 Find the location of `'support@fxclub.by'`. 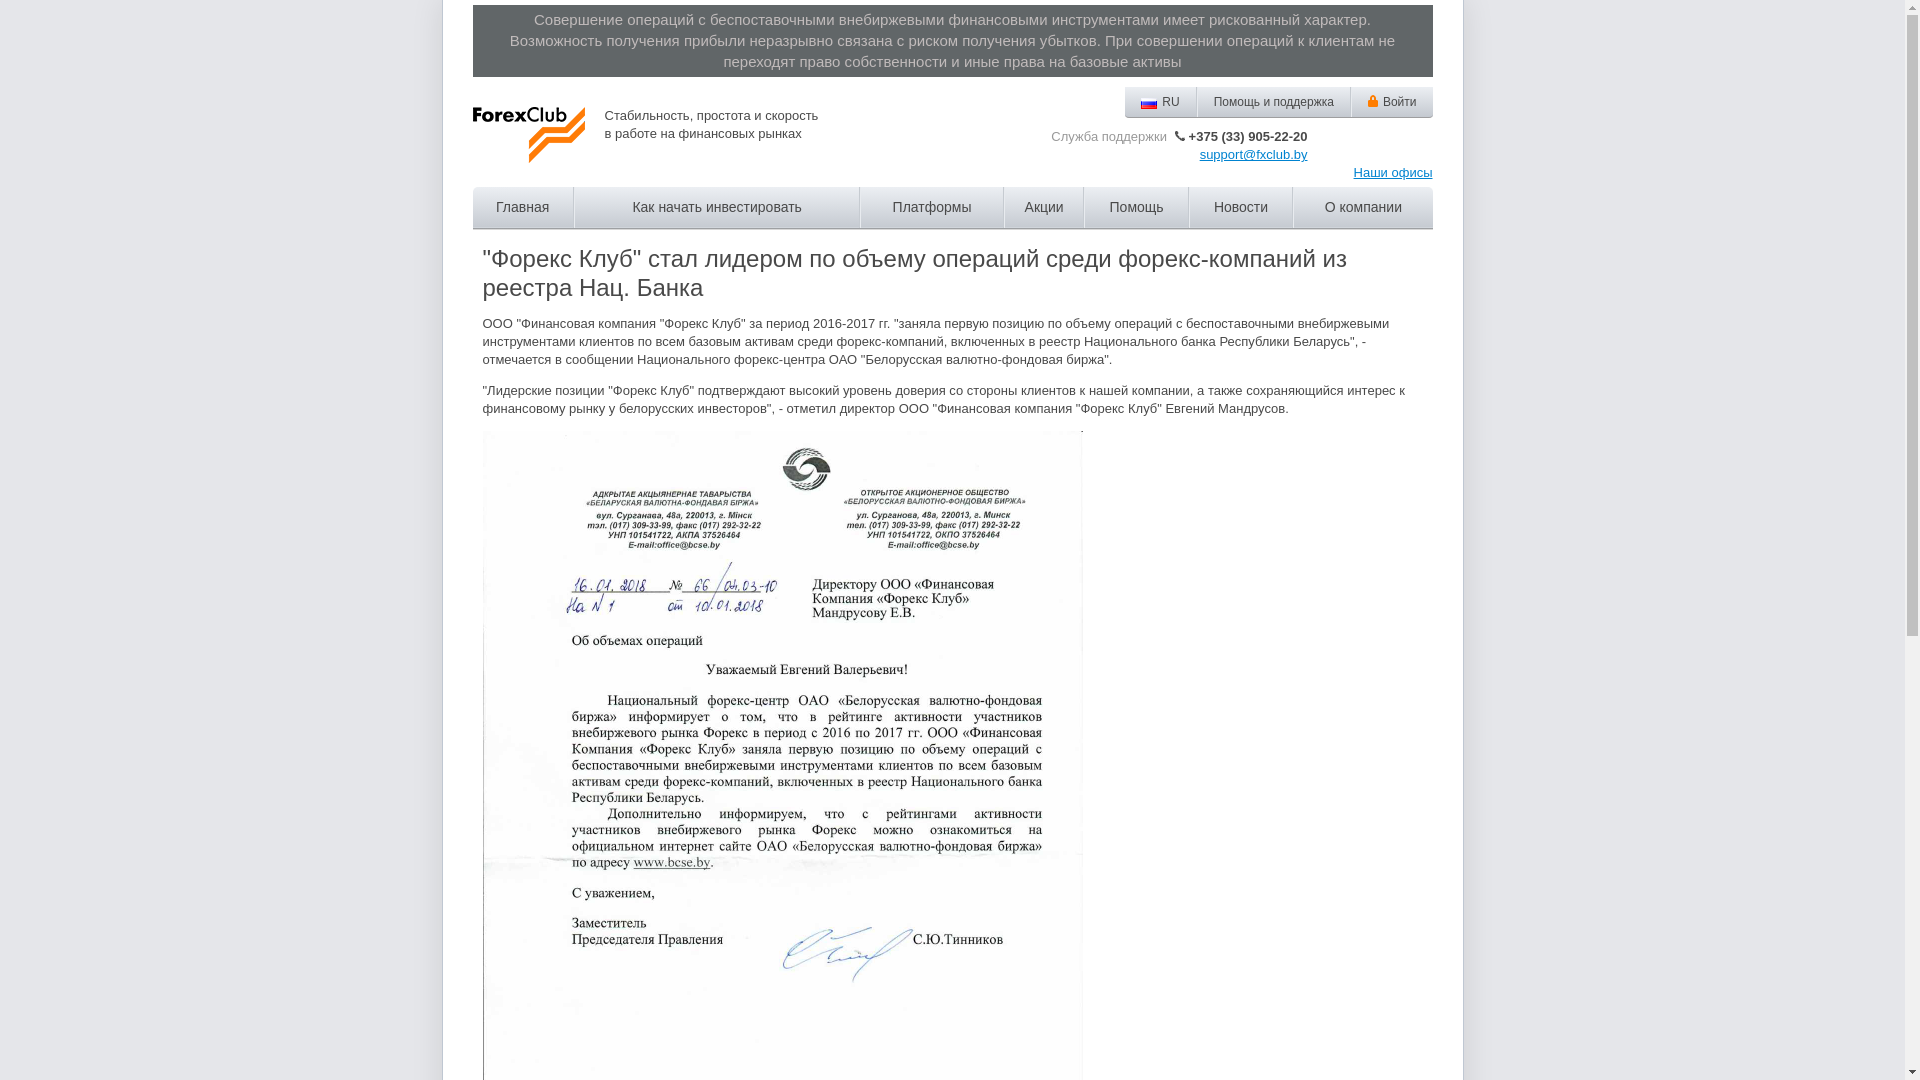

'support@fxclub.by' is located at coordinates (1200, 153).